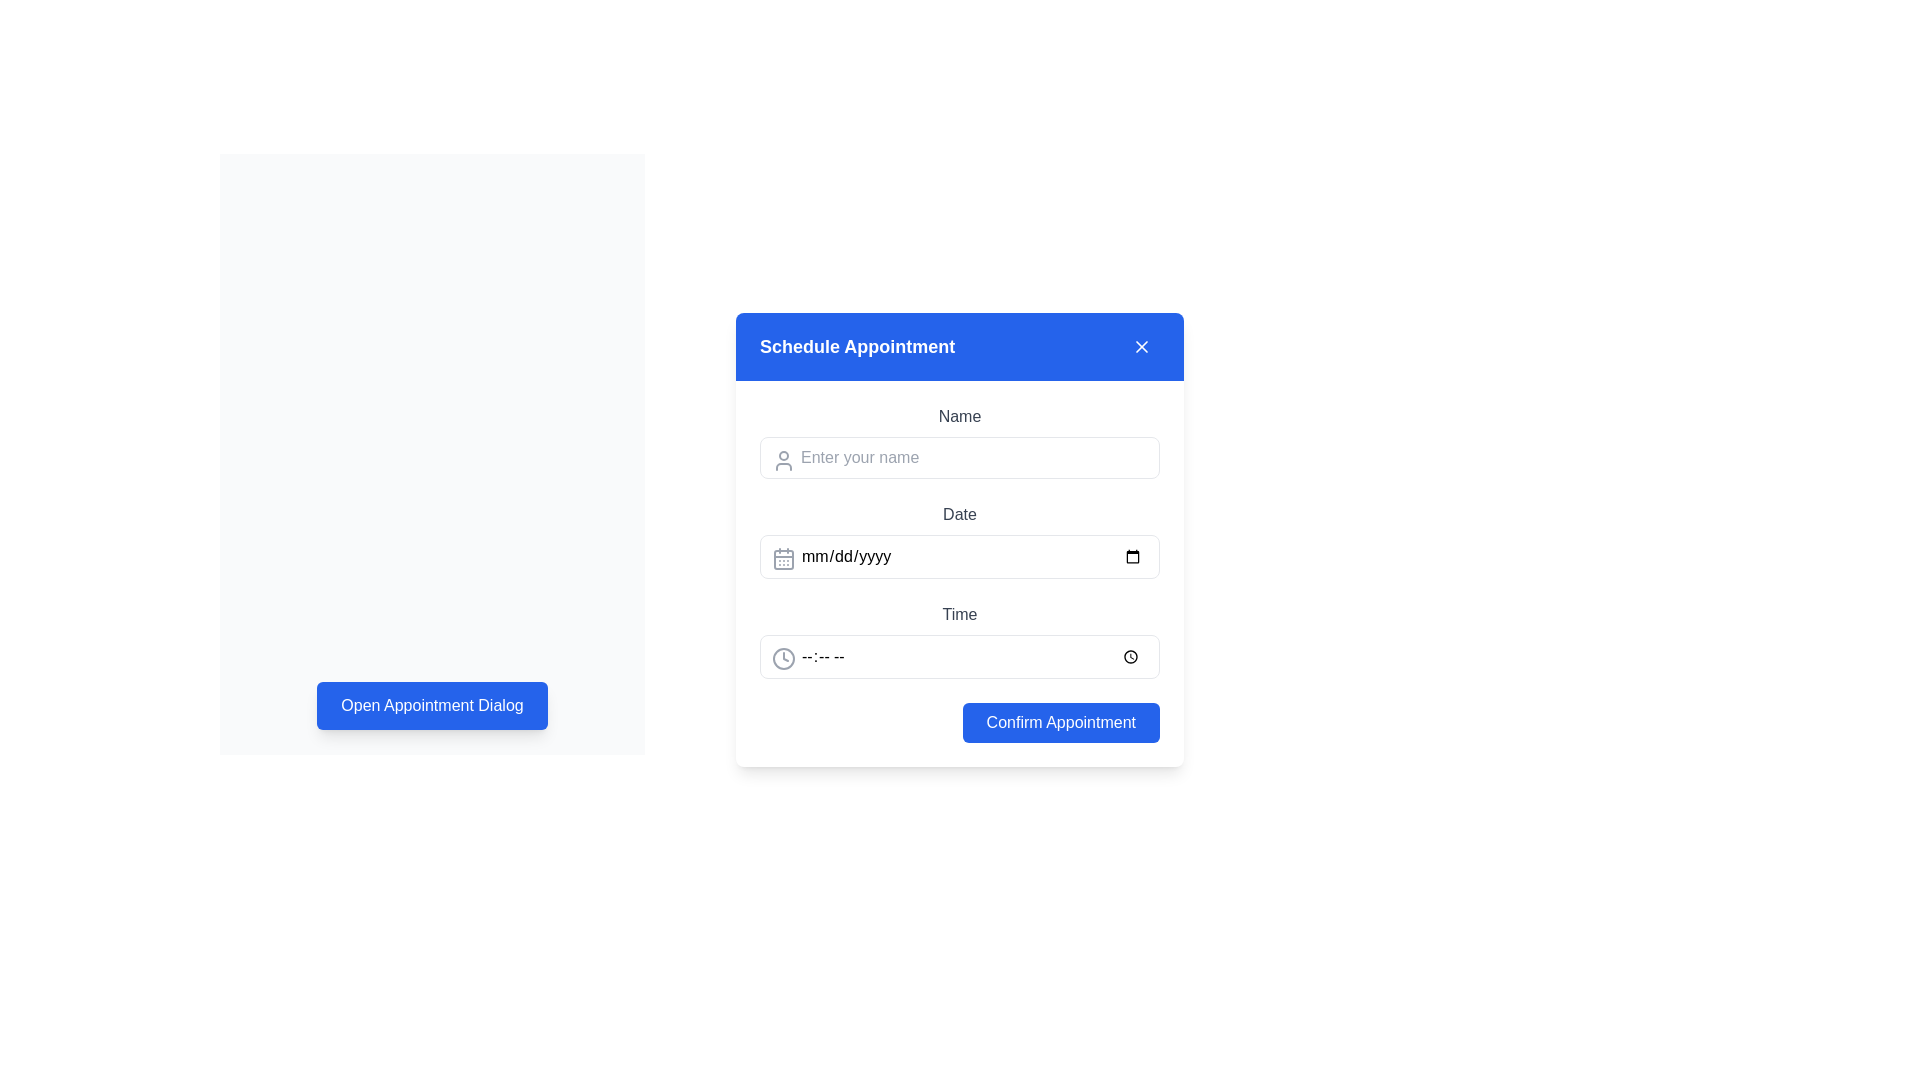  What do you see at coordinates (1142, 346) in the screenshot?
I see `the close button located in the top-right corner of the blue header section of the modal dialog, adjacent to the text 'Schedule Appointment', to trigger any hover effects` at bounding box center [1142, 346].